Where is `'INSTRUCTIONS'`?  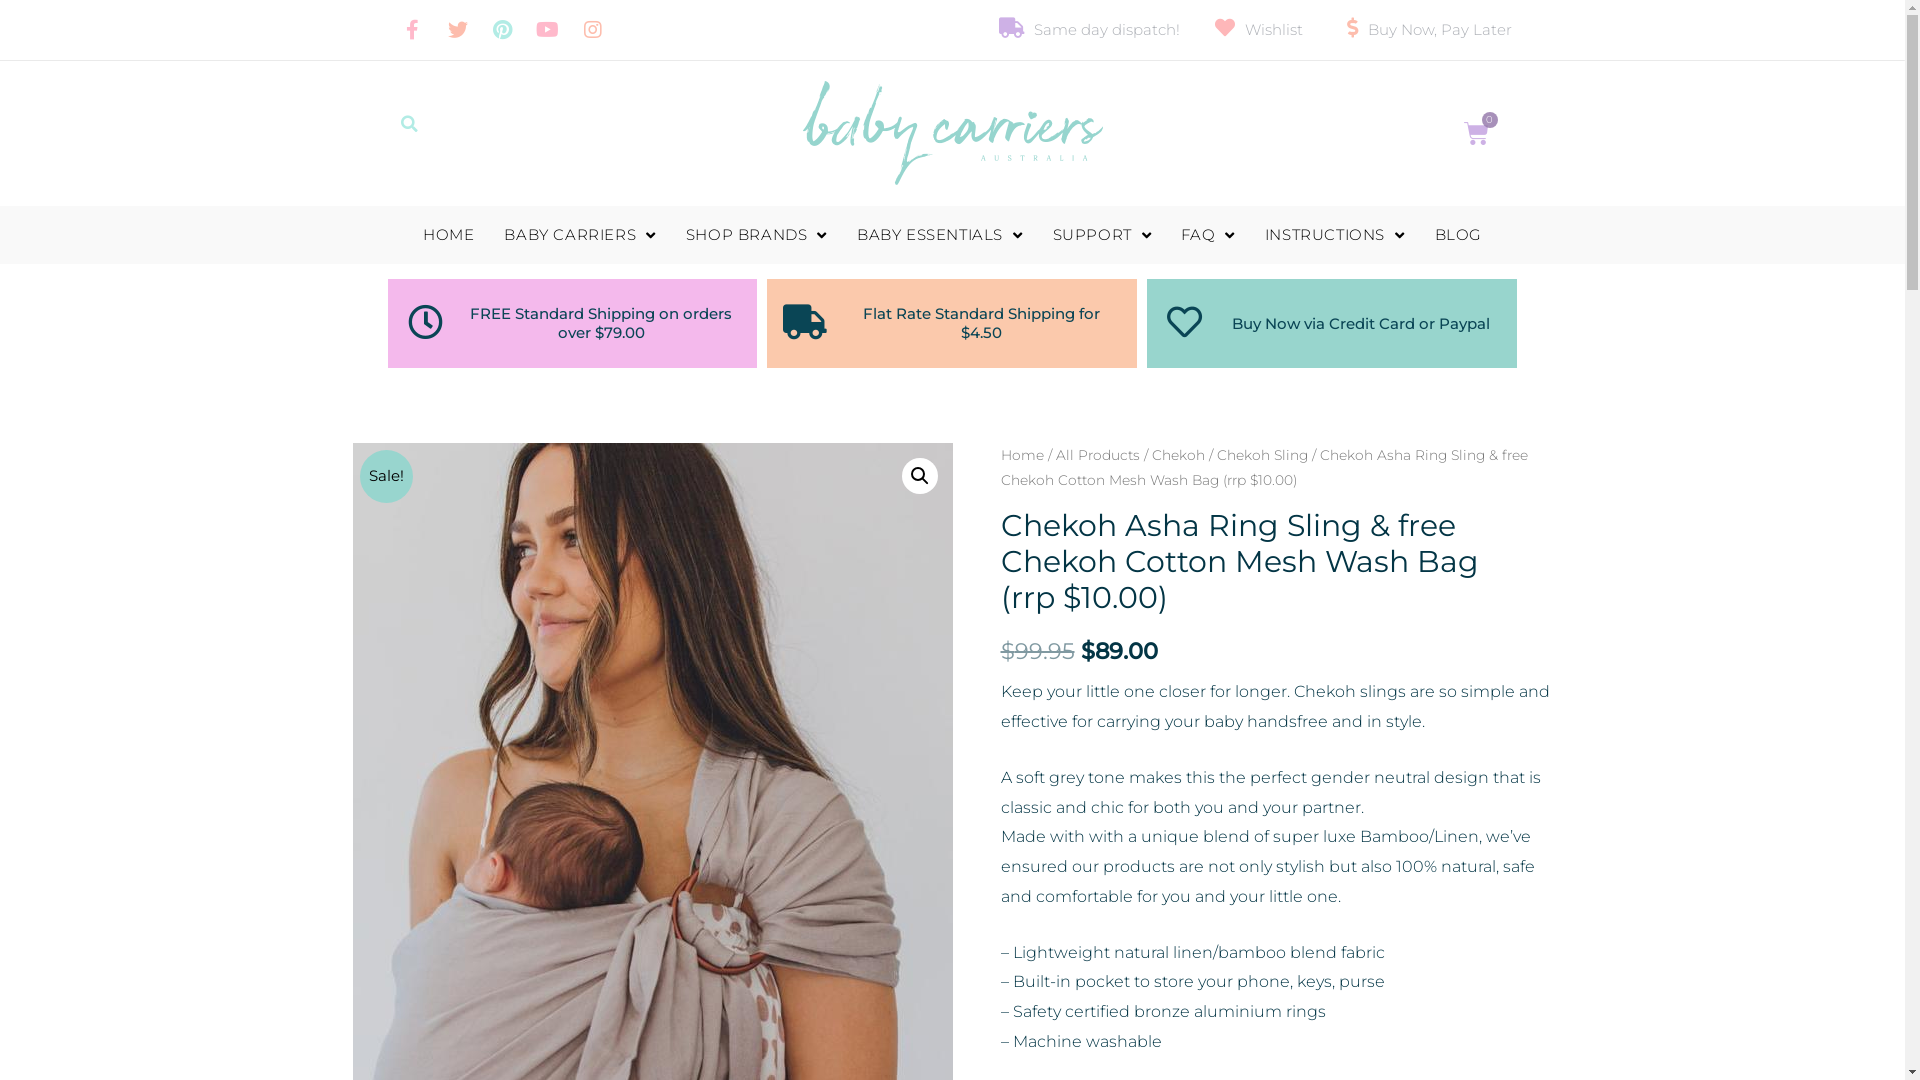 'INSTRUCTIONS' is located at coordinates (1334, 234).